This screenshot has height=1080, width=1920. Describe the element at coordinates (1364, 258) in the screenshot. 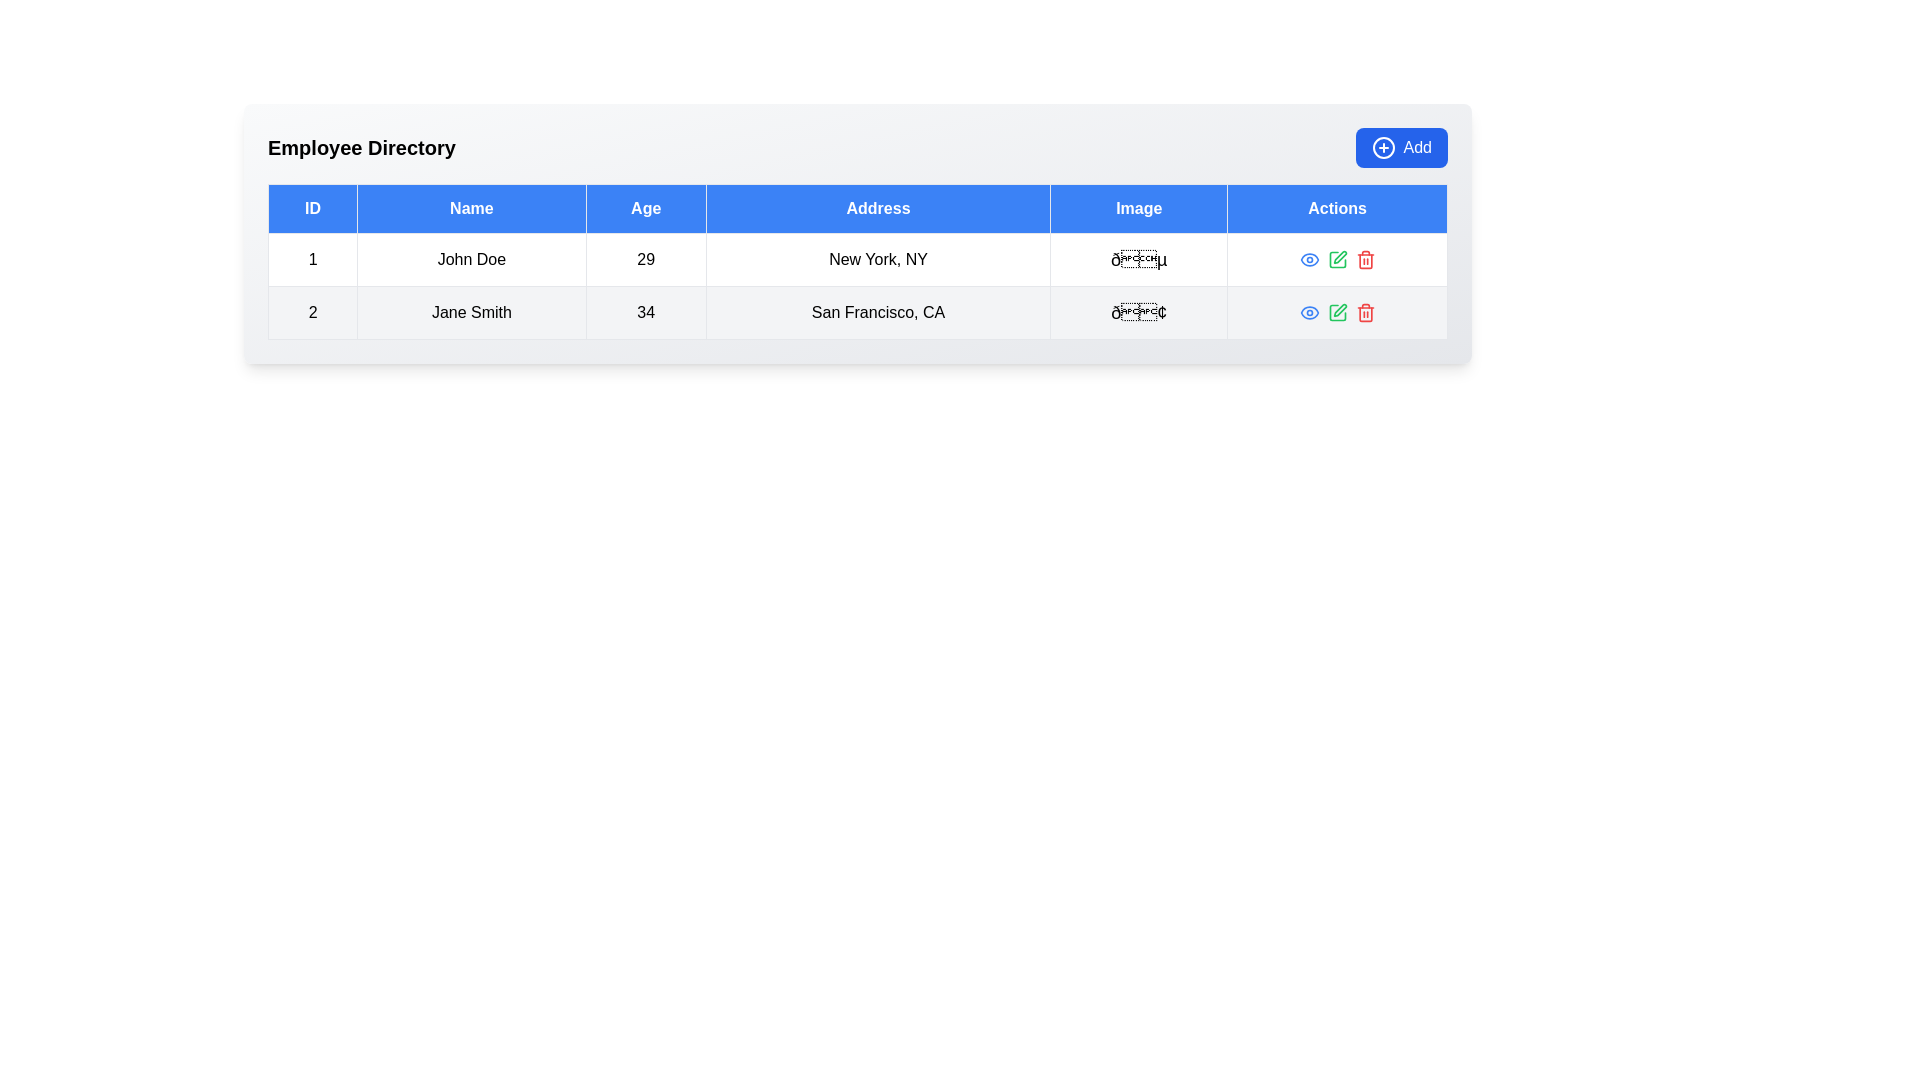

I see `the trash bin icon button in the 'Actions' column of the second row of the table, which is styled with a red color indicating a delete action` at that location.